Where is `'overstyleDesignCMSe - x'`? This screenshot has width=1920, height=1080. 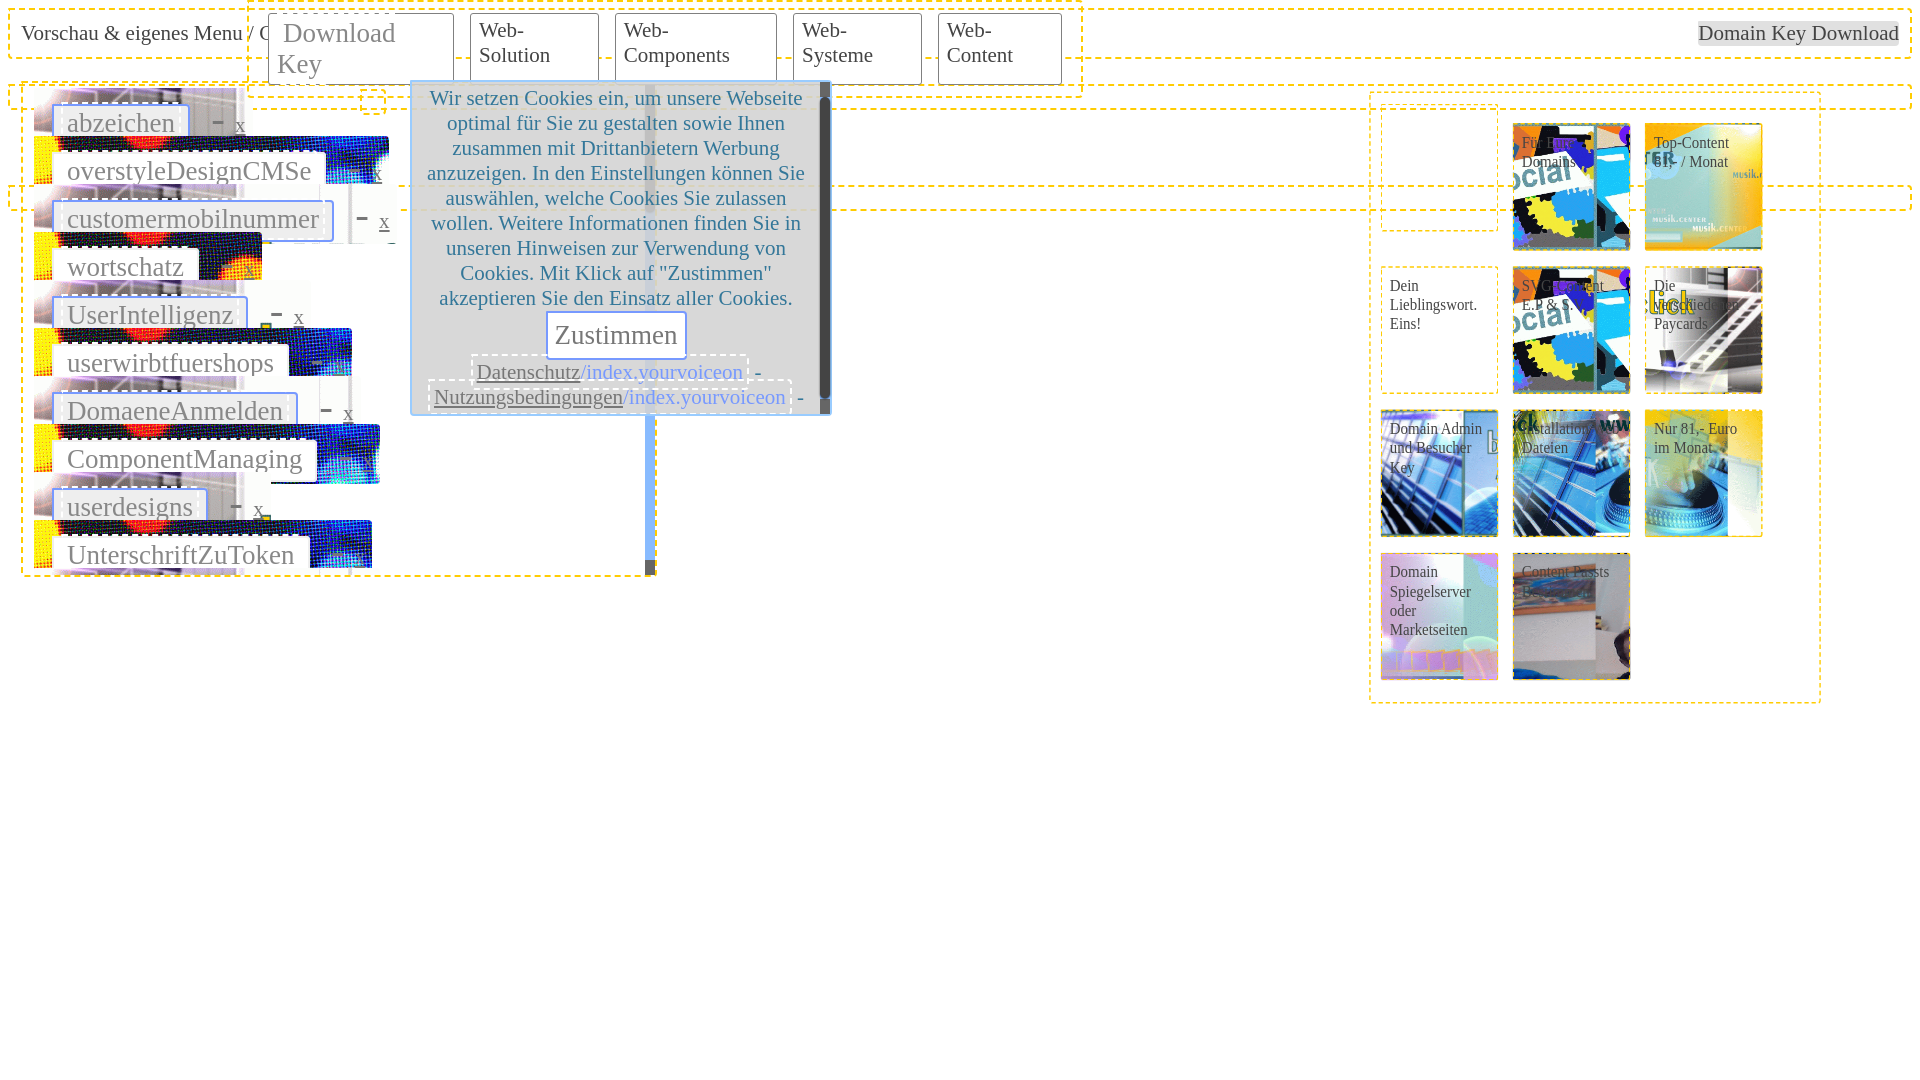 'overstyleDesignCMSe - x' is located at coordinates (211, 164).